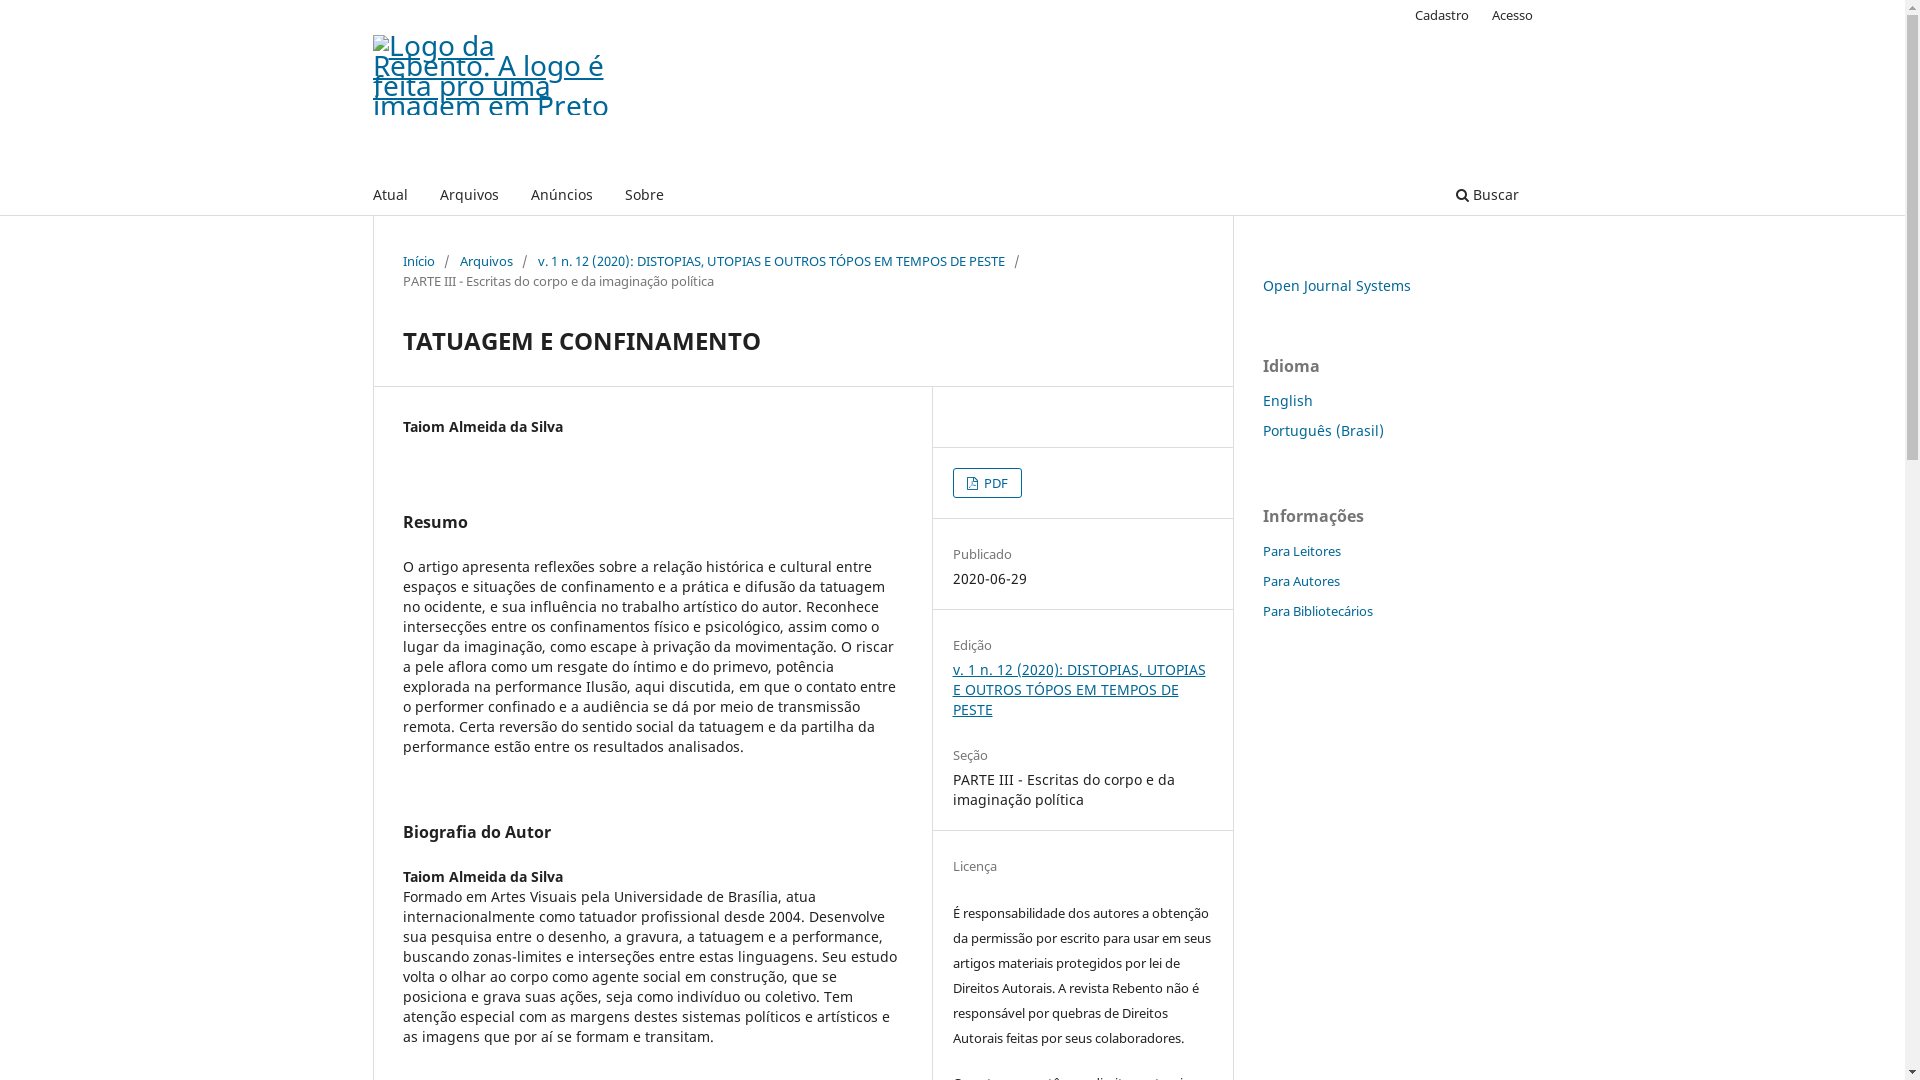 This screenshot has height=1080, width=1920. I want to click on 'Open Journal Systems', so click(1335, 285).